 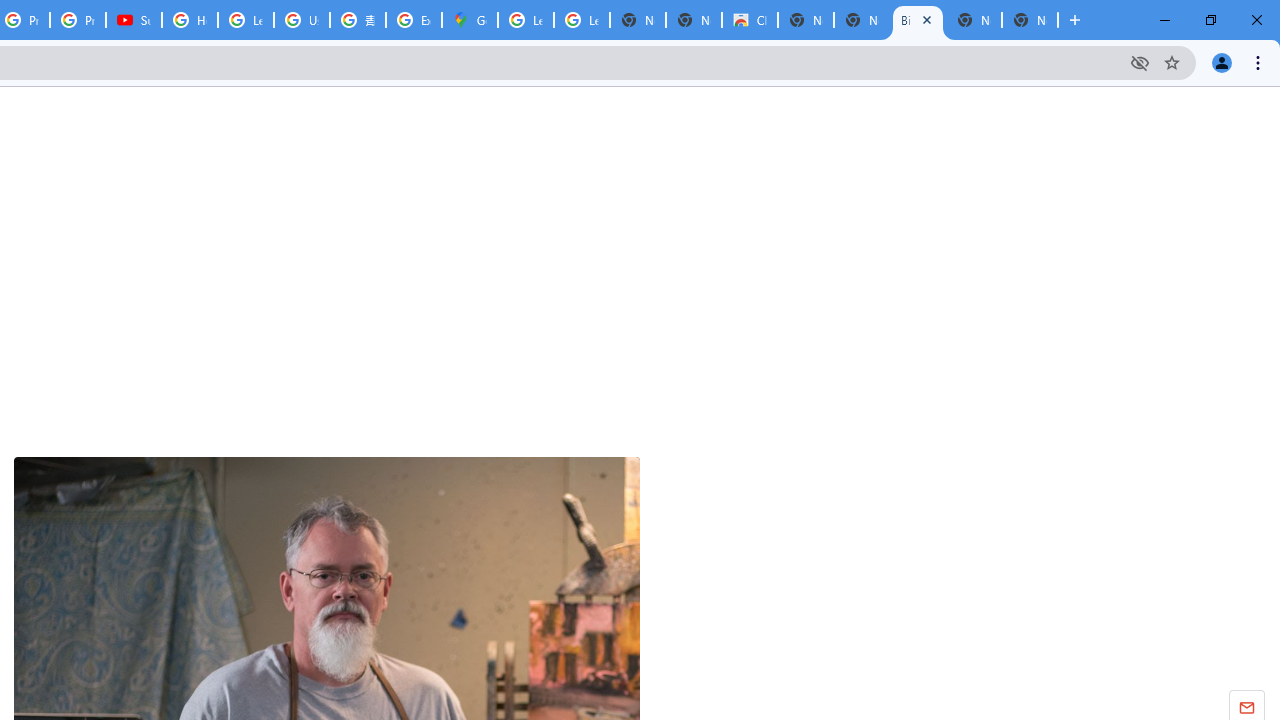 What do you see at coordinates (190, 20) in the screenshot?
I see `'How Chrome protects your passwords - Google Chrome Help'` at bounding box center [190, 20].